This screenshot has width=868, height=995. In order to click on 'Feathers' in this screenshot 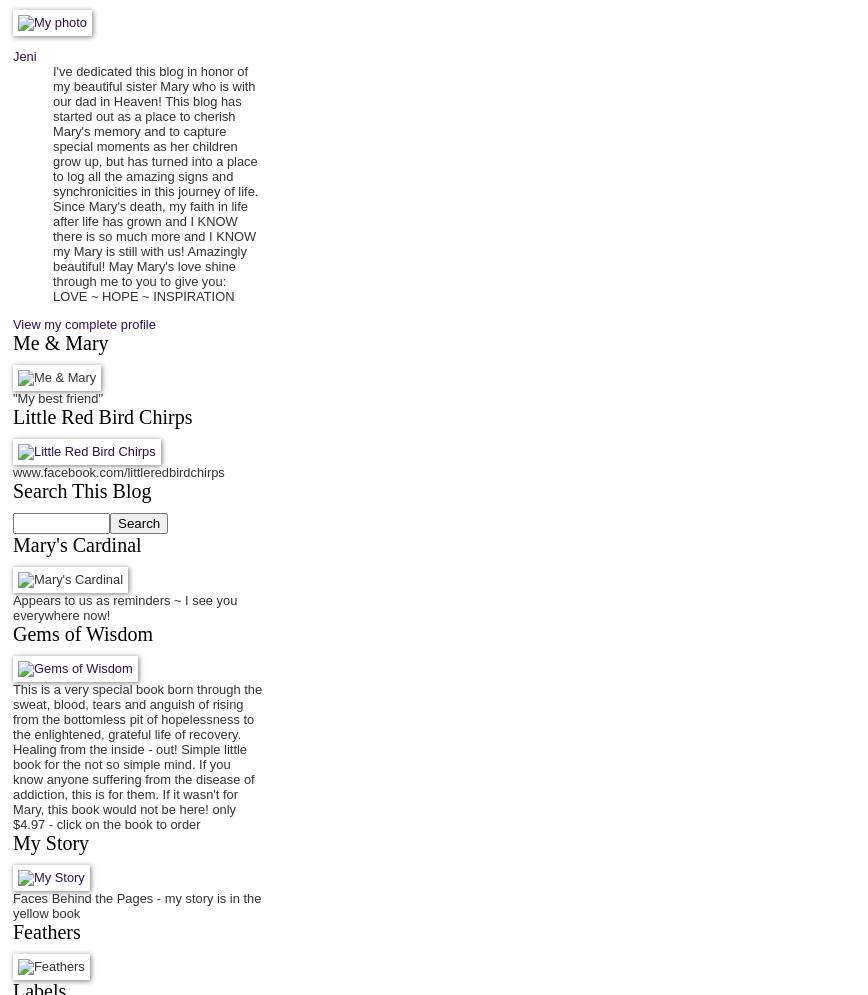, I will do `click(46, 931)`.